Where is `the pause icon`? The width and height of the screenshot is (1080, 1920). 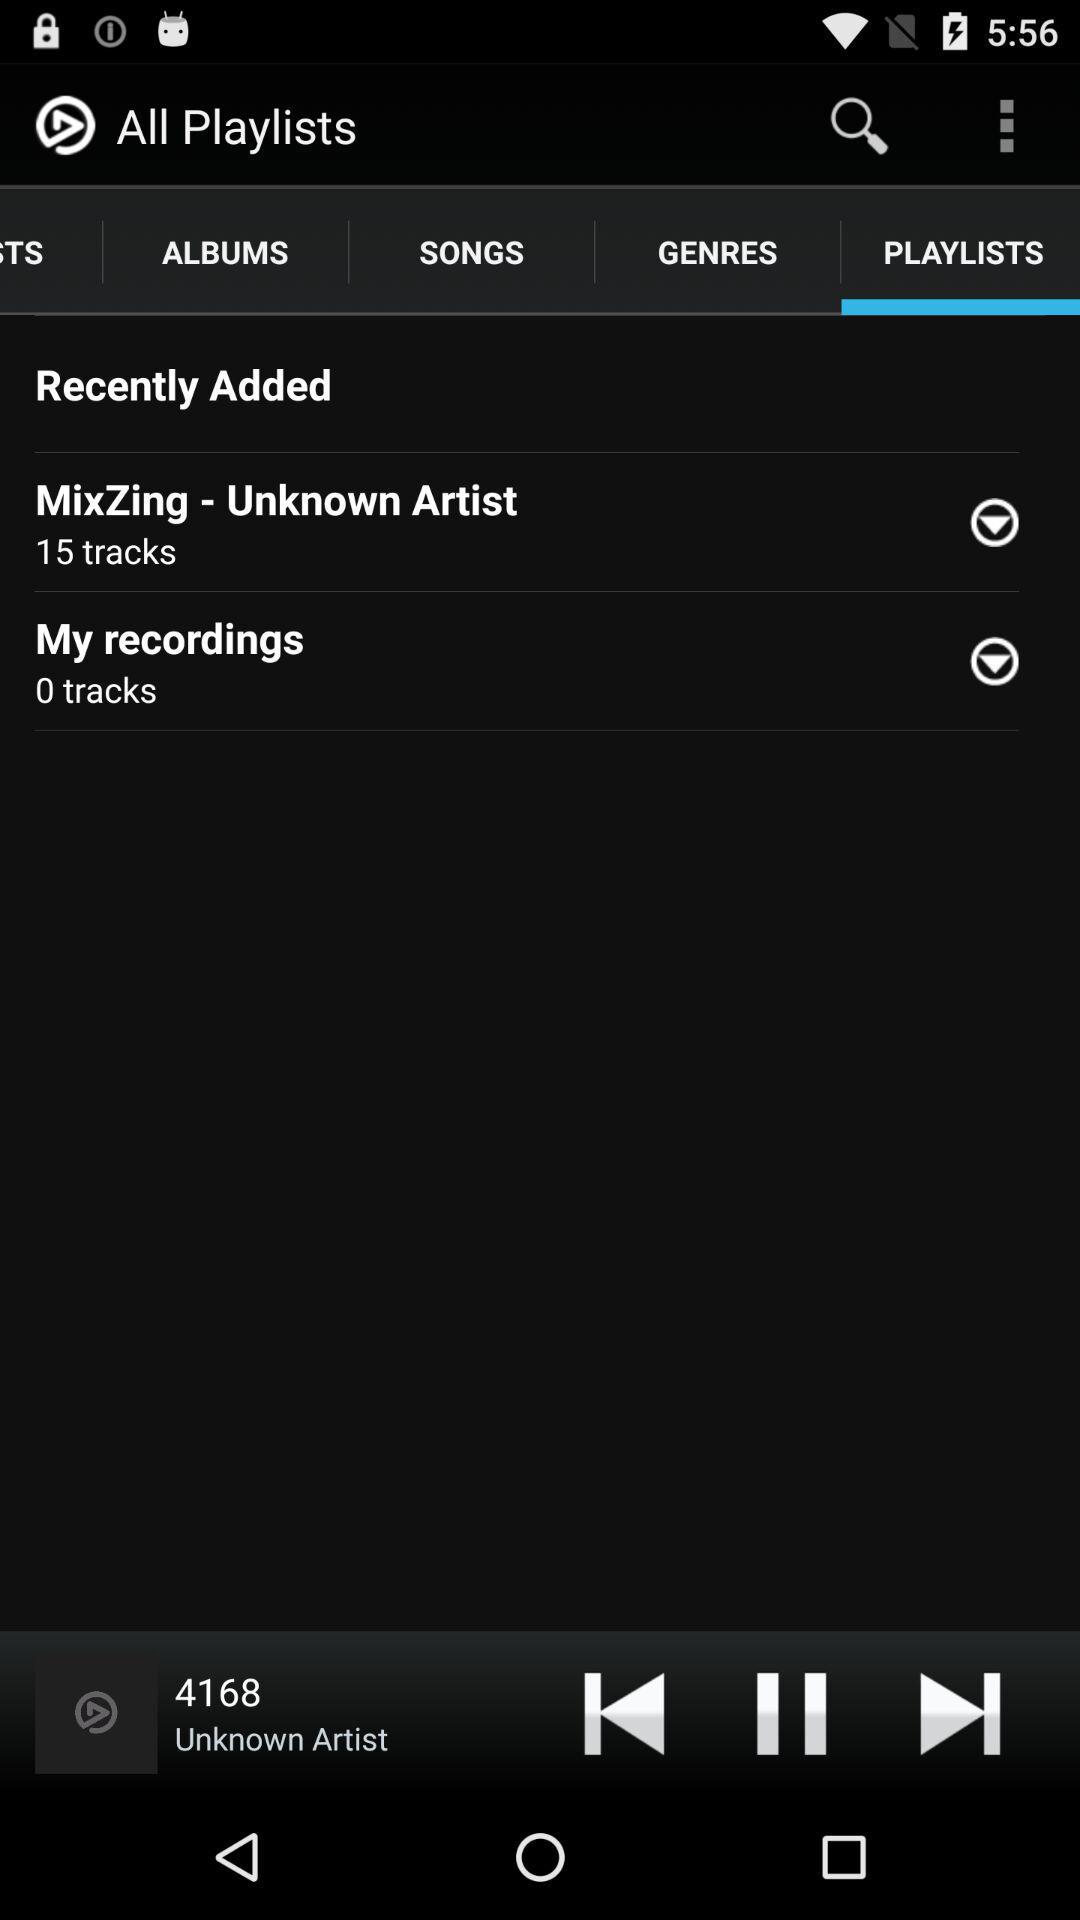
the pause icon is located at coordinates (790, 1832).